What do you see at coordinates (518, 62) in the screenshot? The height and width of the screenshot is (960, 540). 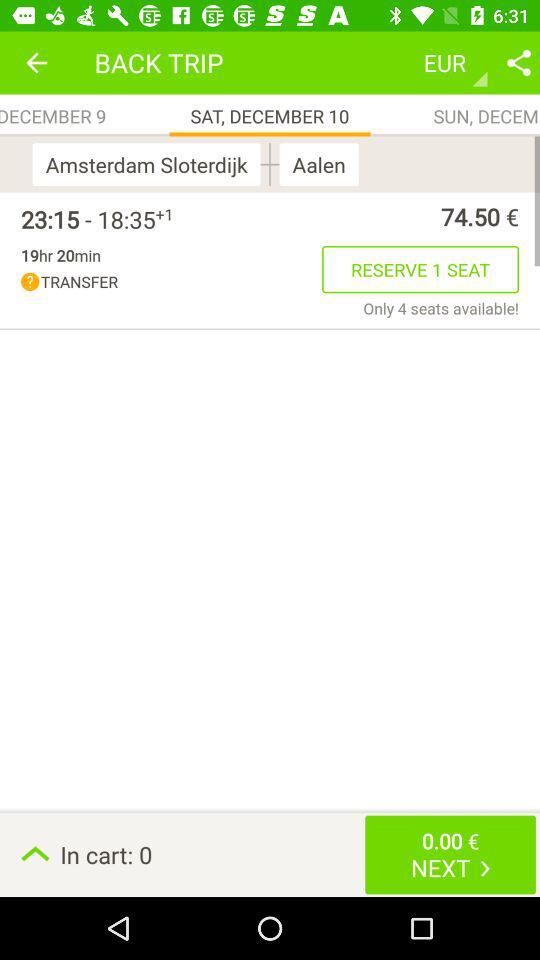 I see `share trip data` at bounding box center [518, 62].